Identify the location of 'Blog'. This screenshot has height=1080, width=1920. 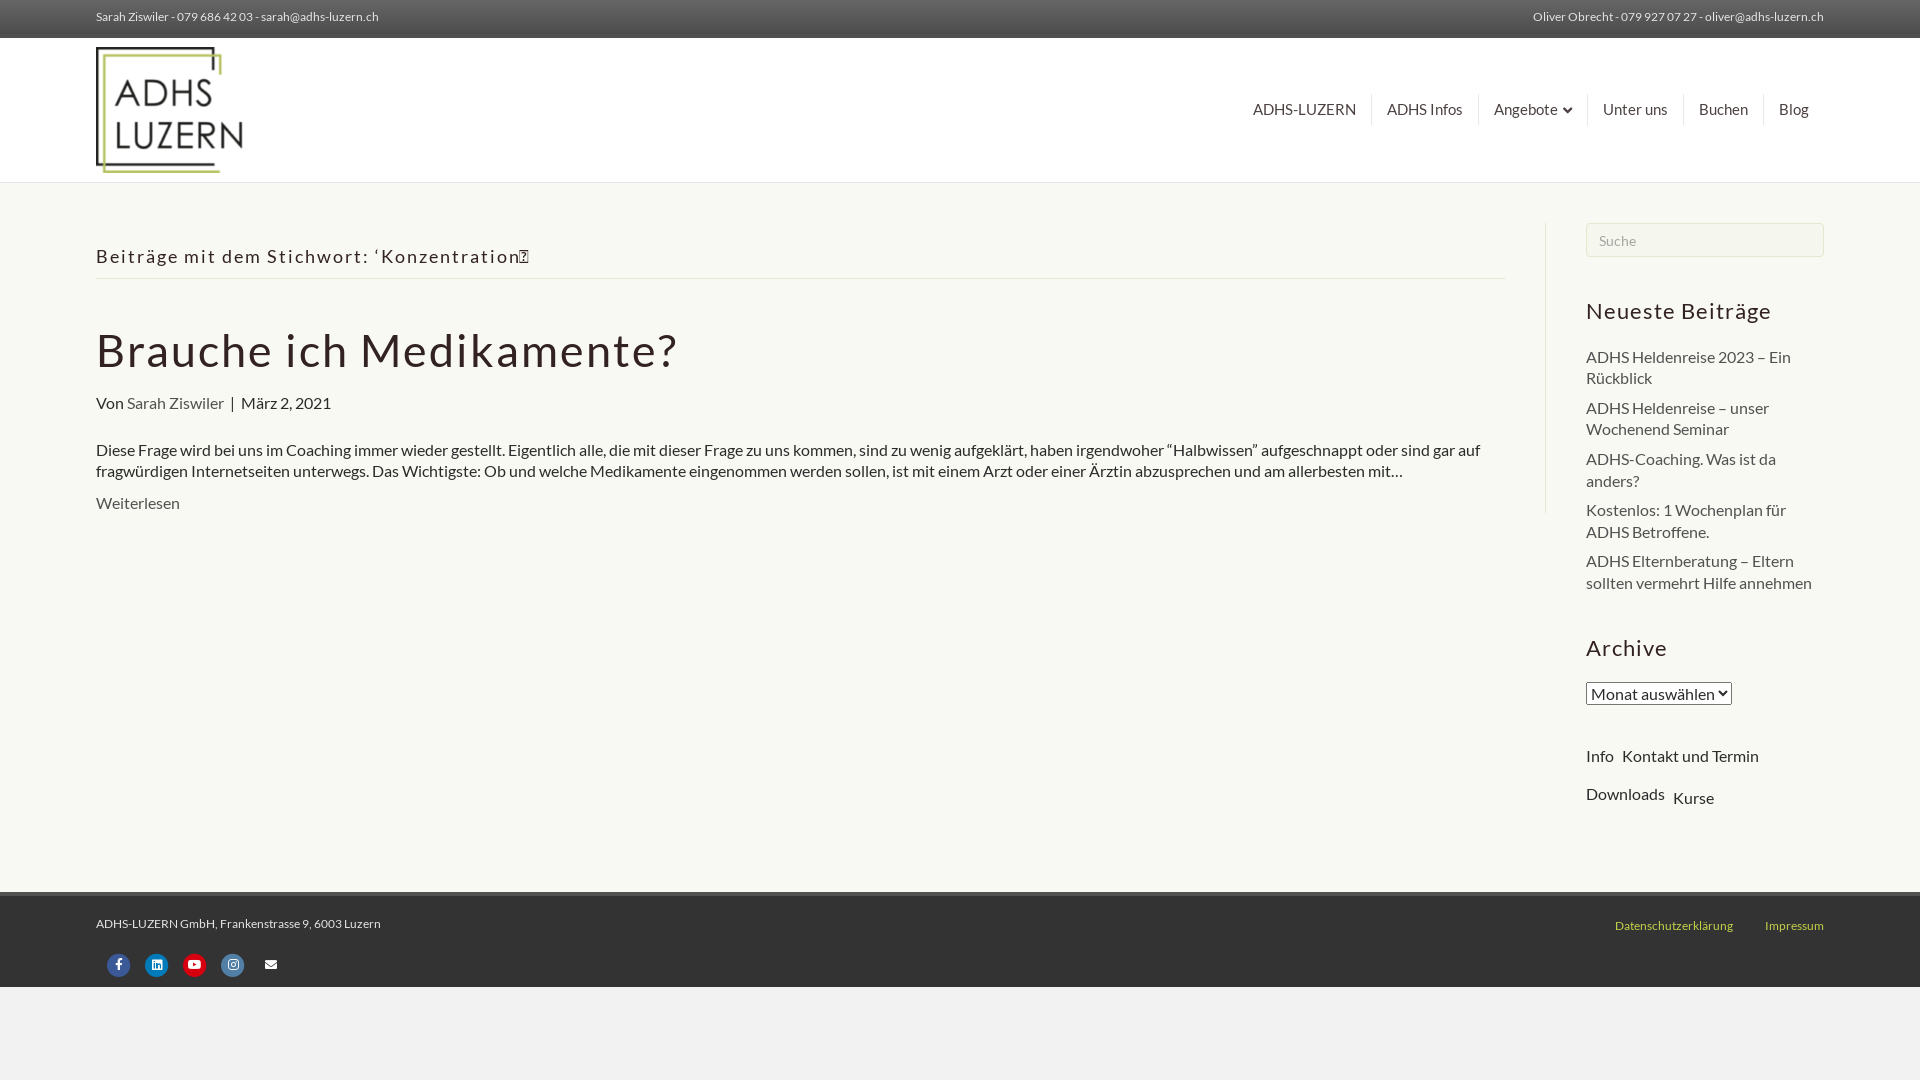
(1794, 109).